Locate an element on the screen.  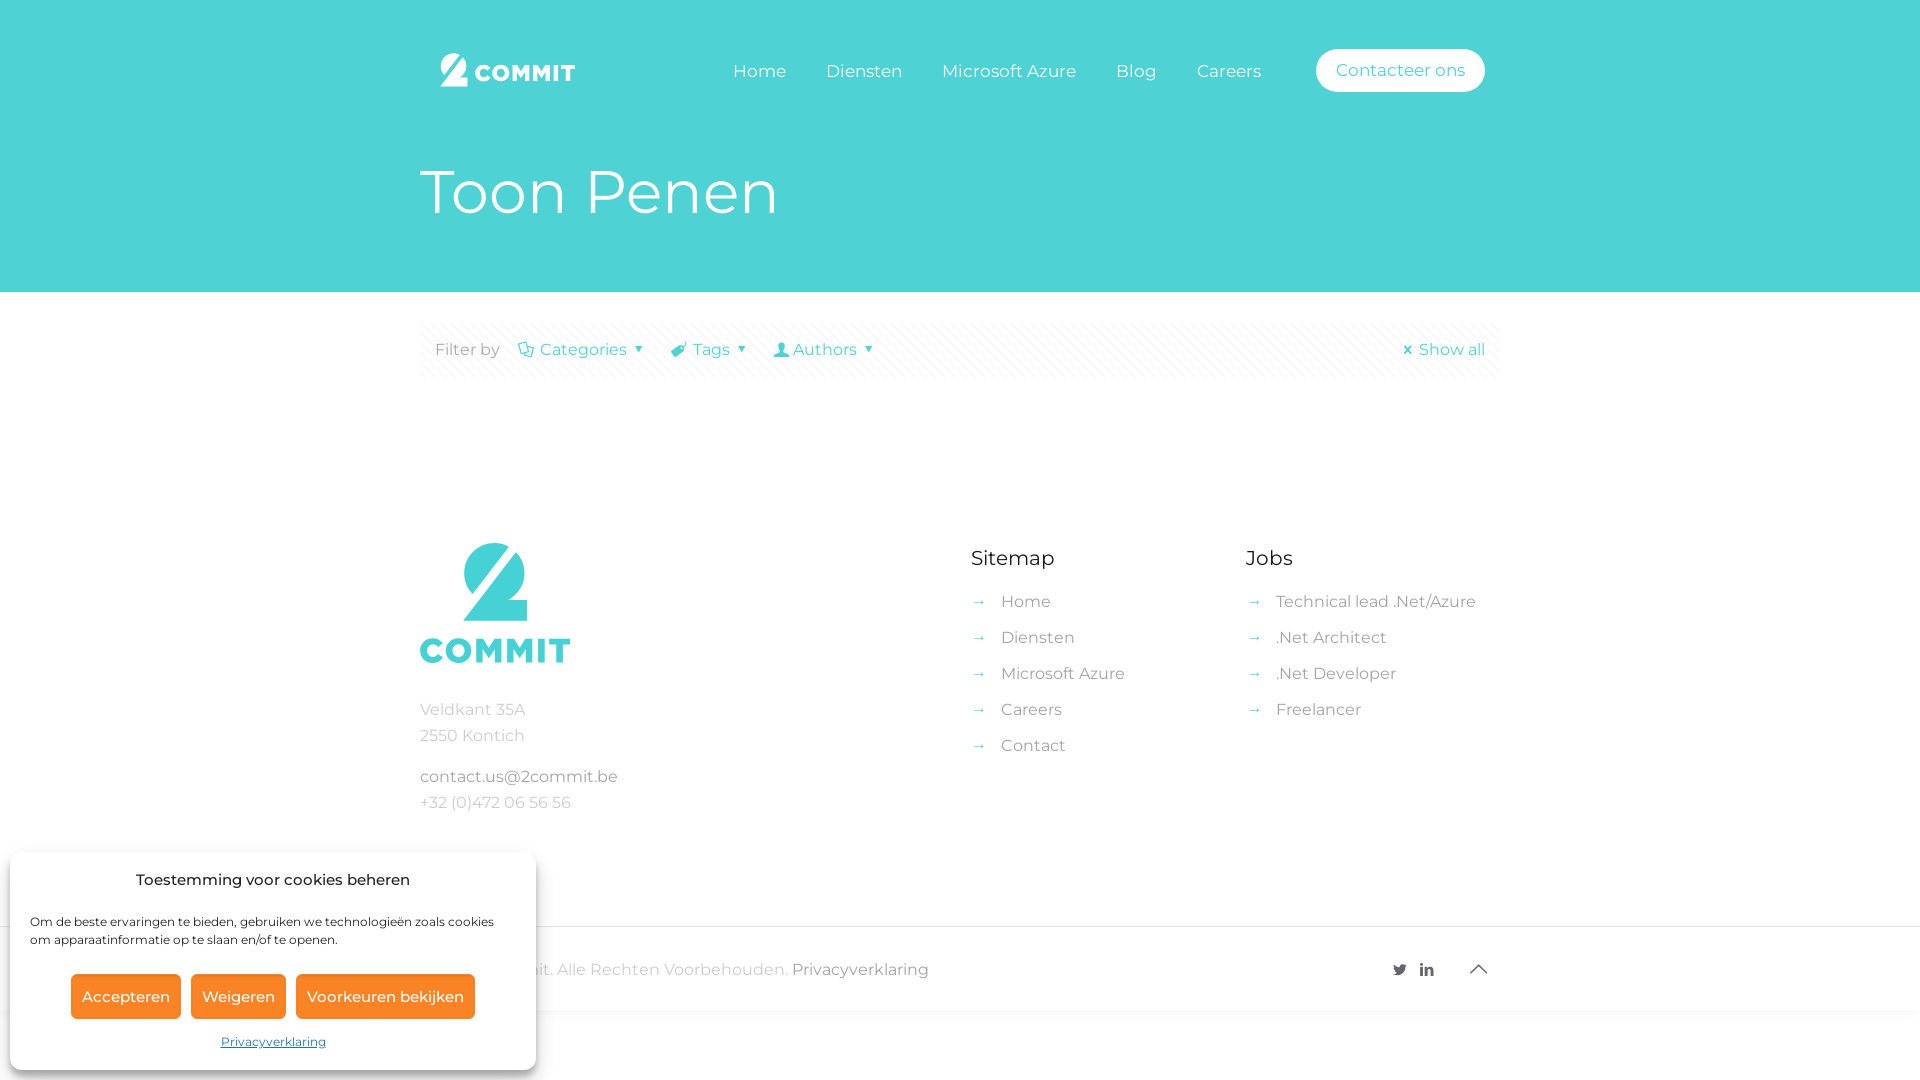
'2commit' is located at coordinates (439, 69).